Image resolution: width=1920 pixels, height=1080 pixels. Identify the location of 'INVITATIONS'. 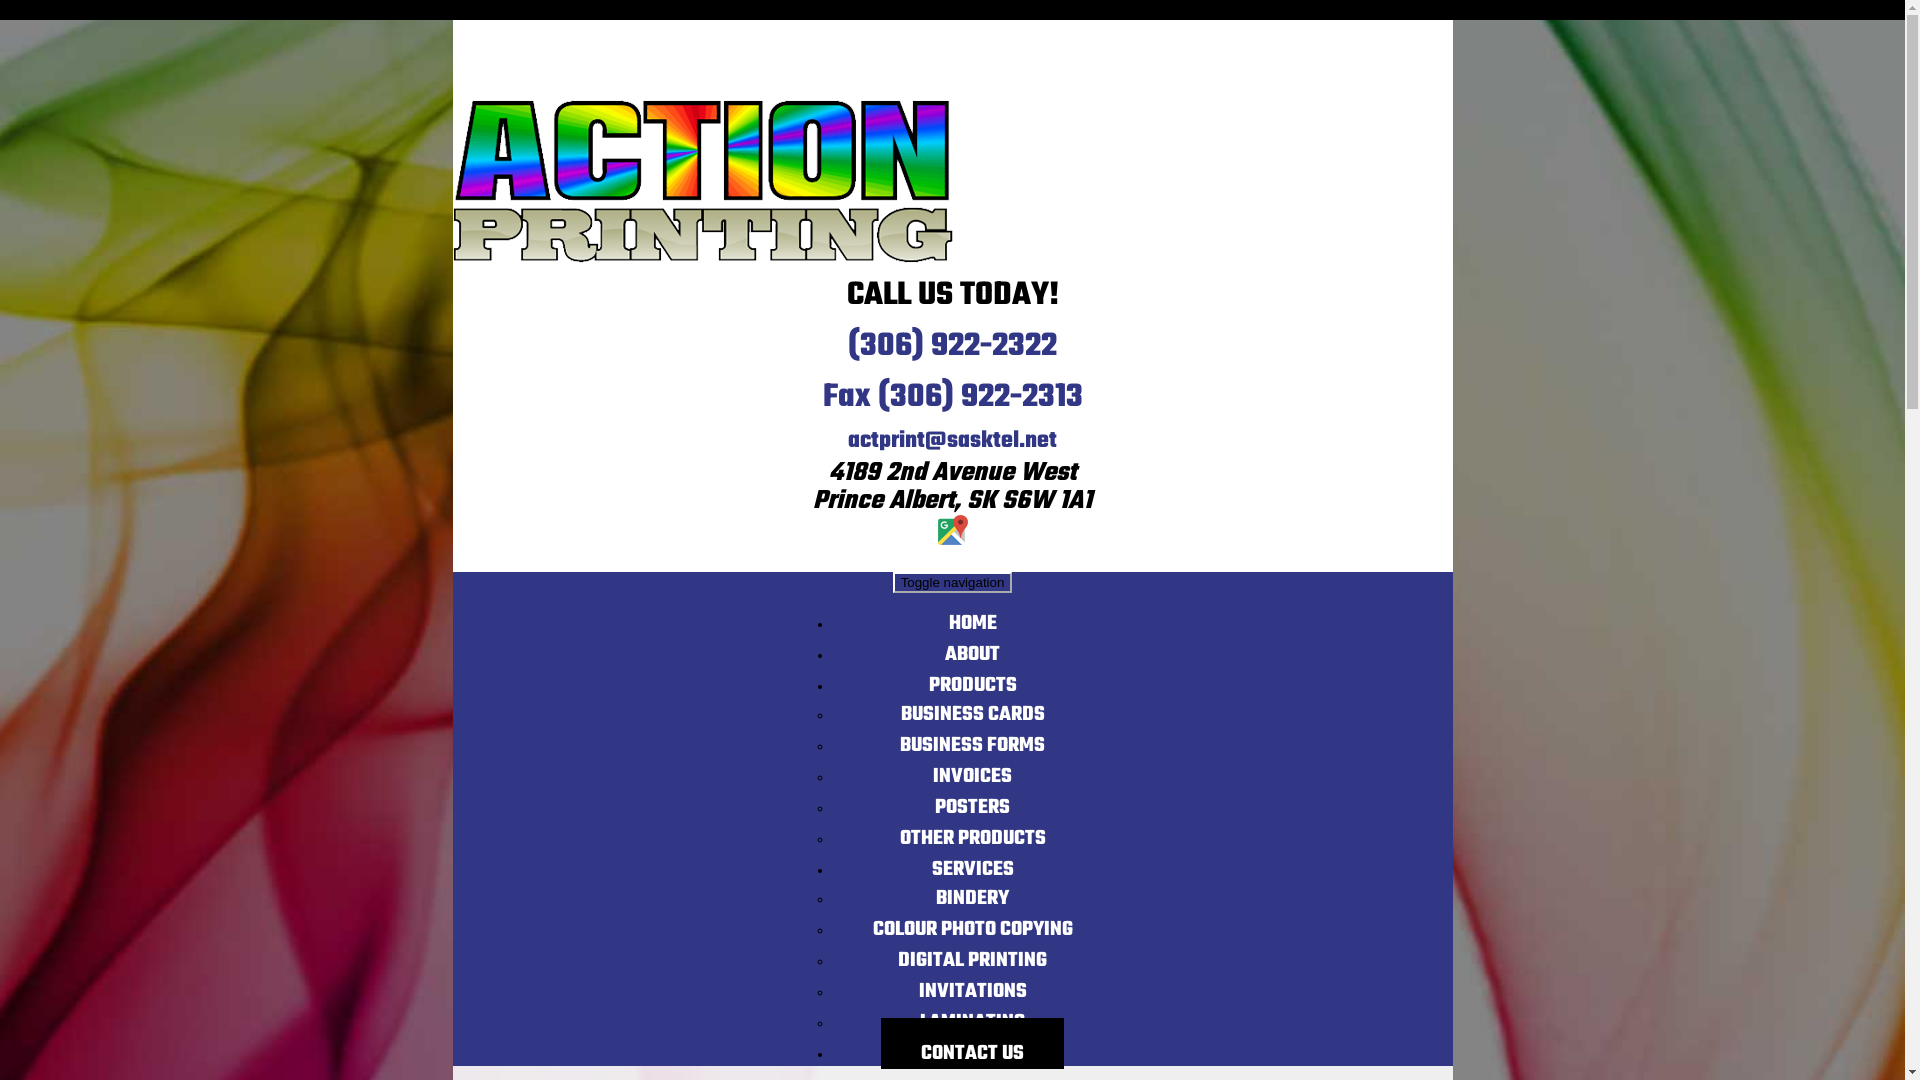
(878, 980).